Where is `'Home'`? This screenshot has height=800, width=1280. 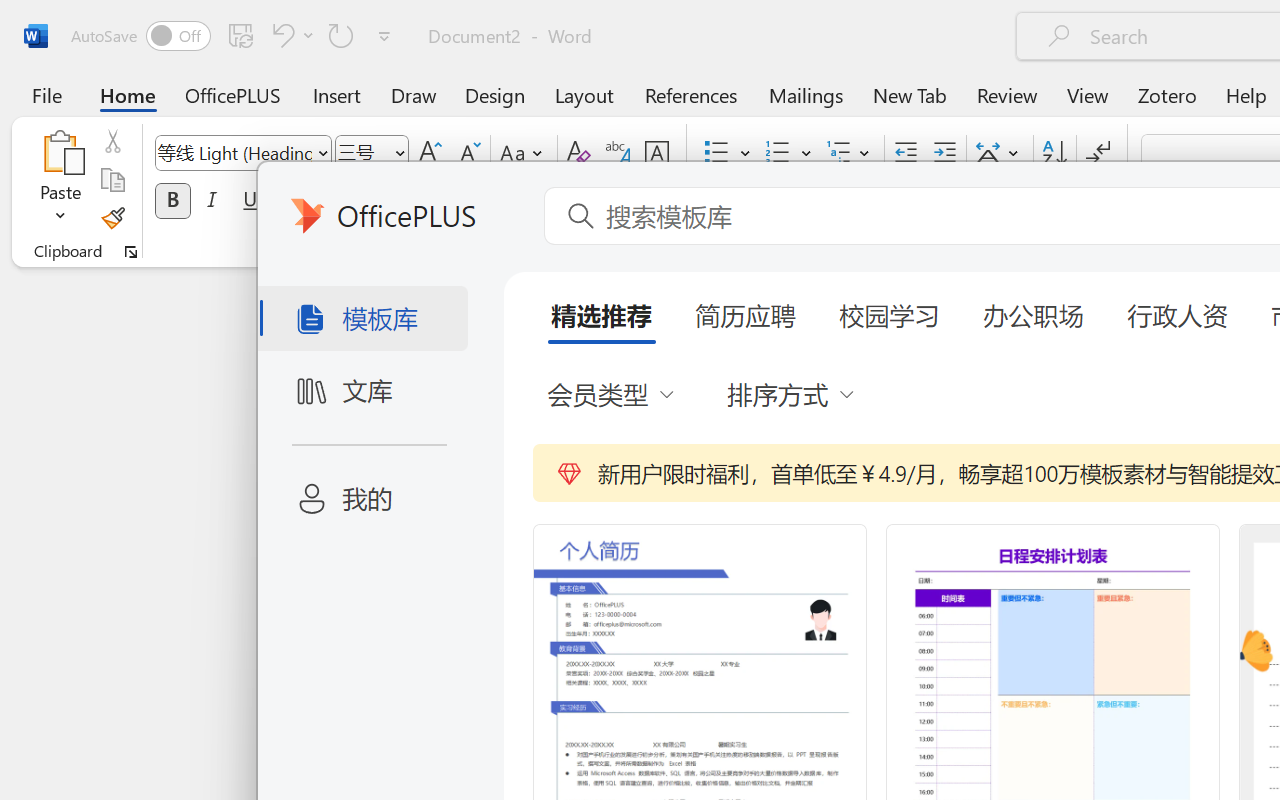 'Home' is located at coordinates (127, 94).